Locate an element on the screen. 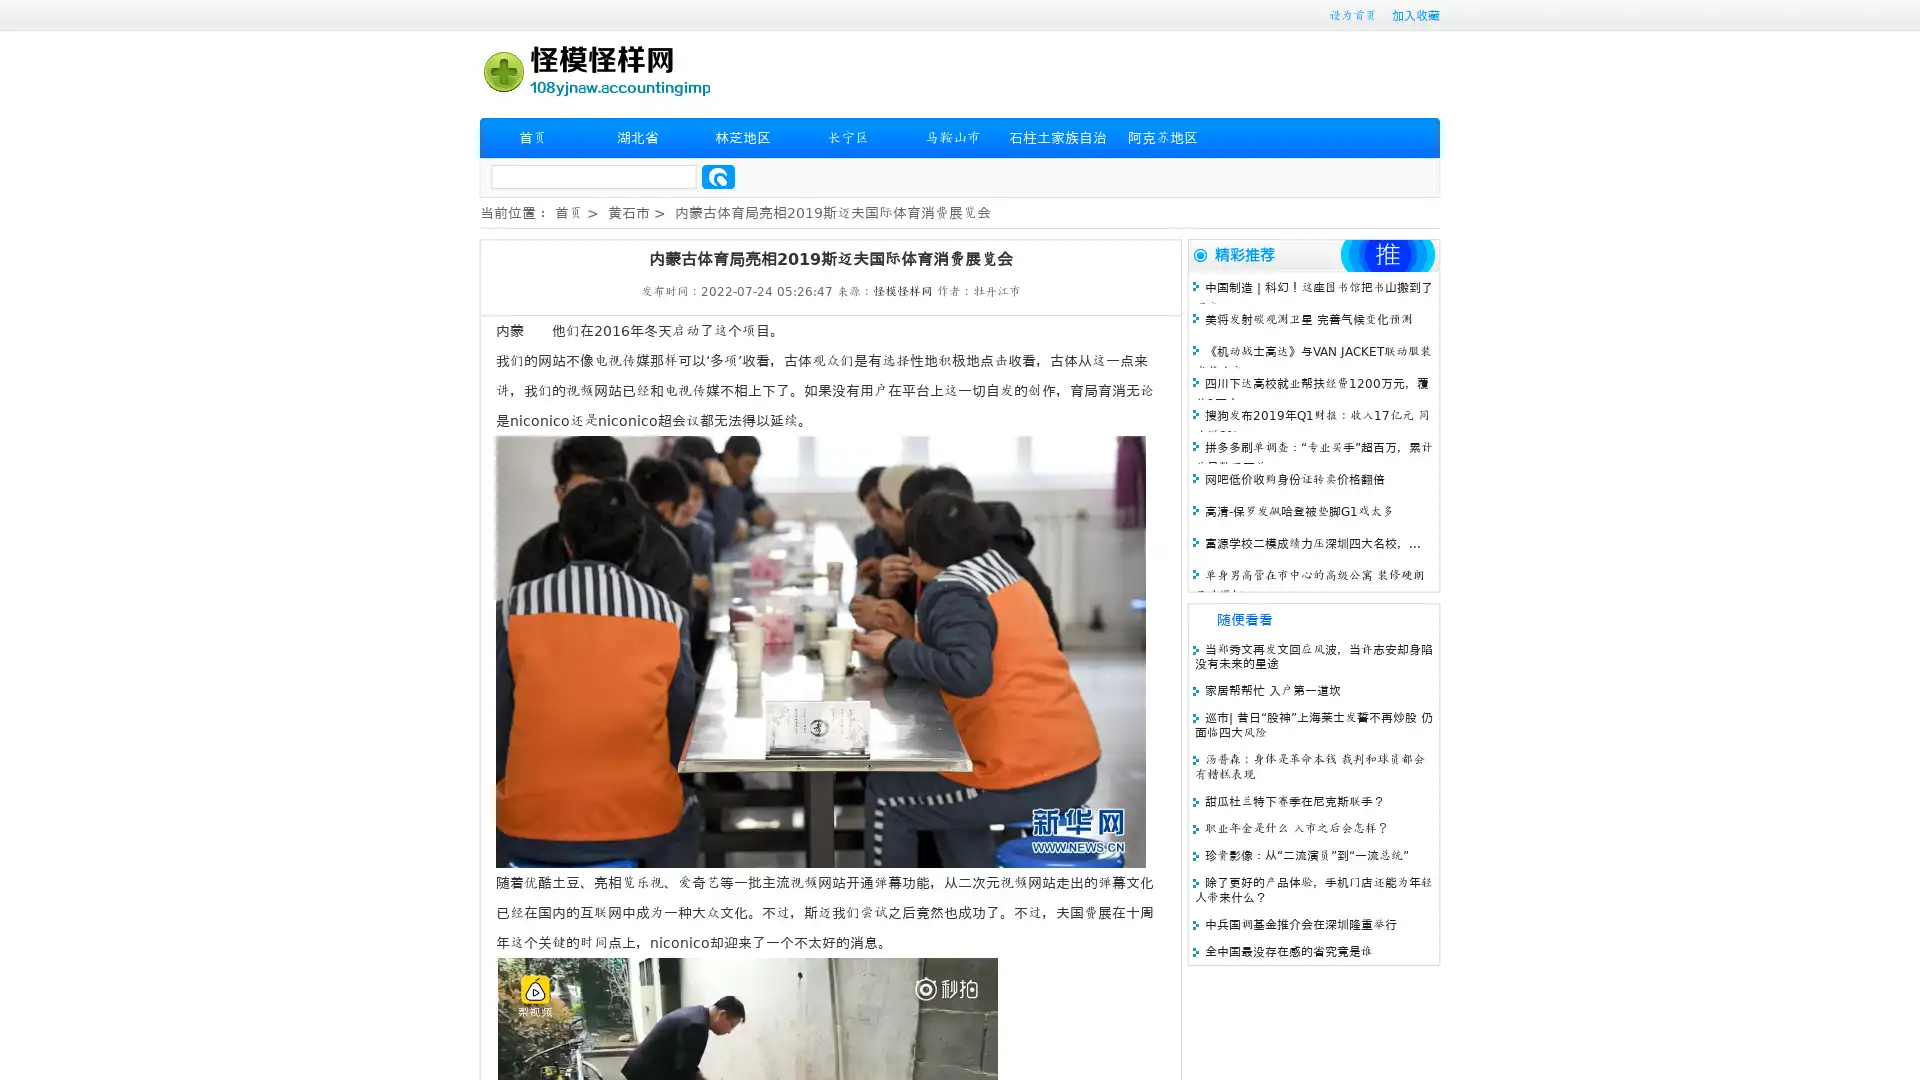 The width and height of the screenshot is (1920, 1080). Search is located at coordinates (718, 176).